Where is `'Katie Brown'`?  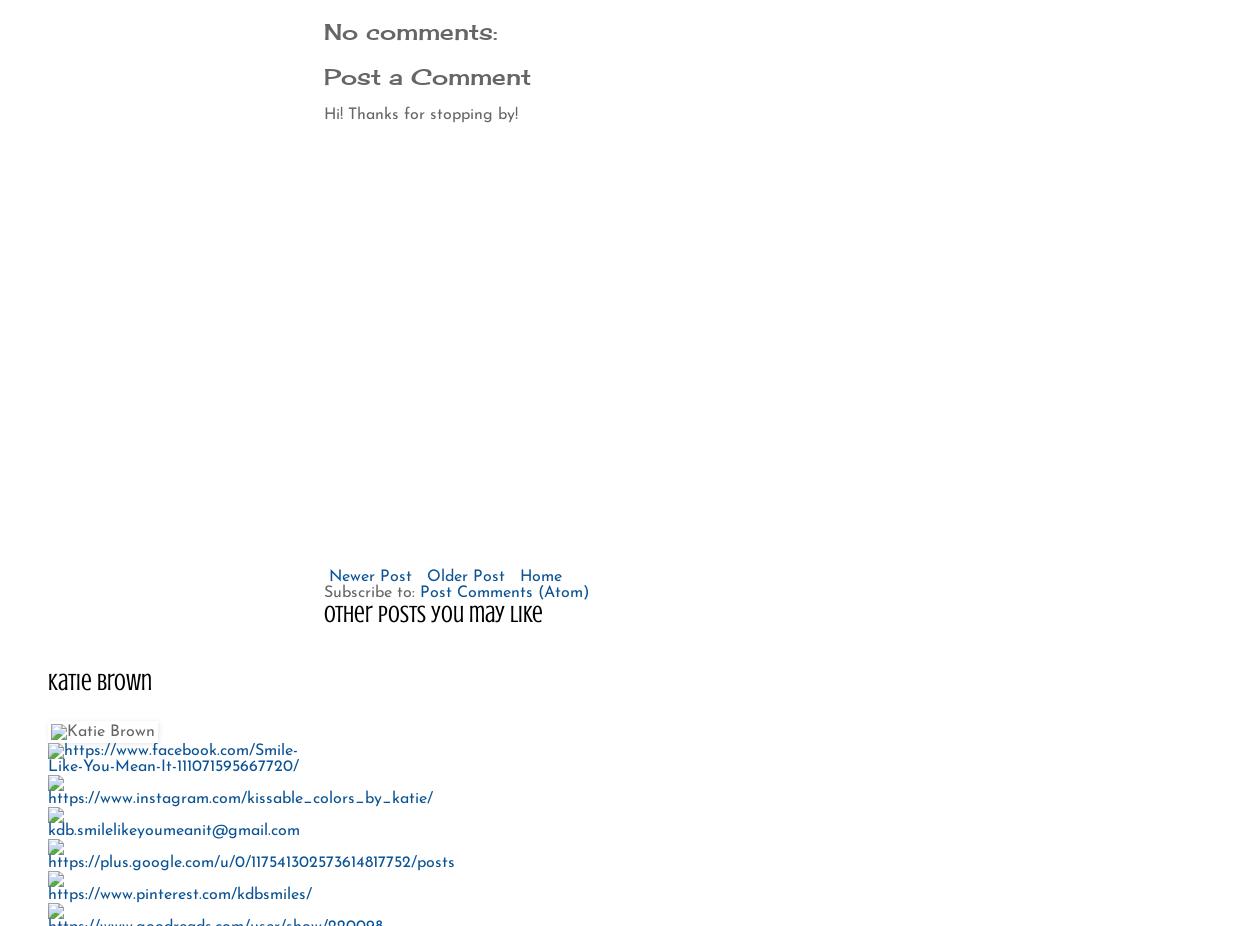 'Katie Brown' is located at coordinates (100, 680).